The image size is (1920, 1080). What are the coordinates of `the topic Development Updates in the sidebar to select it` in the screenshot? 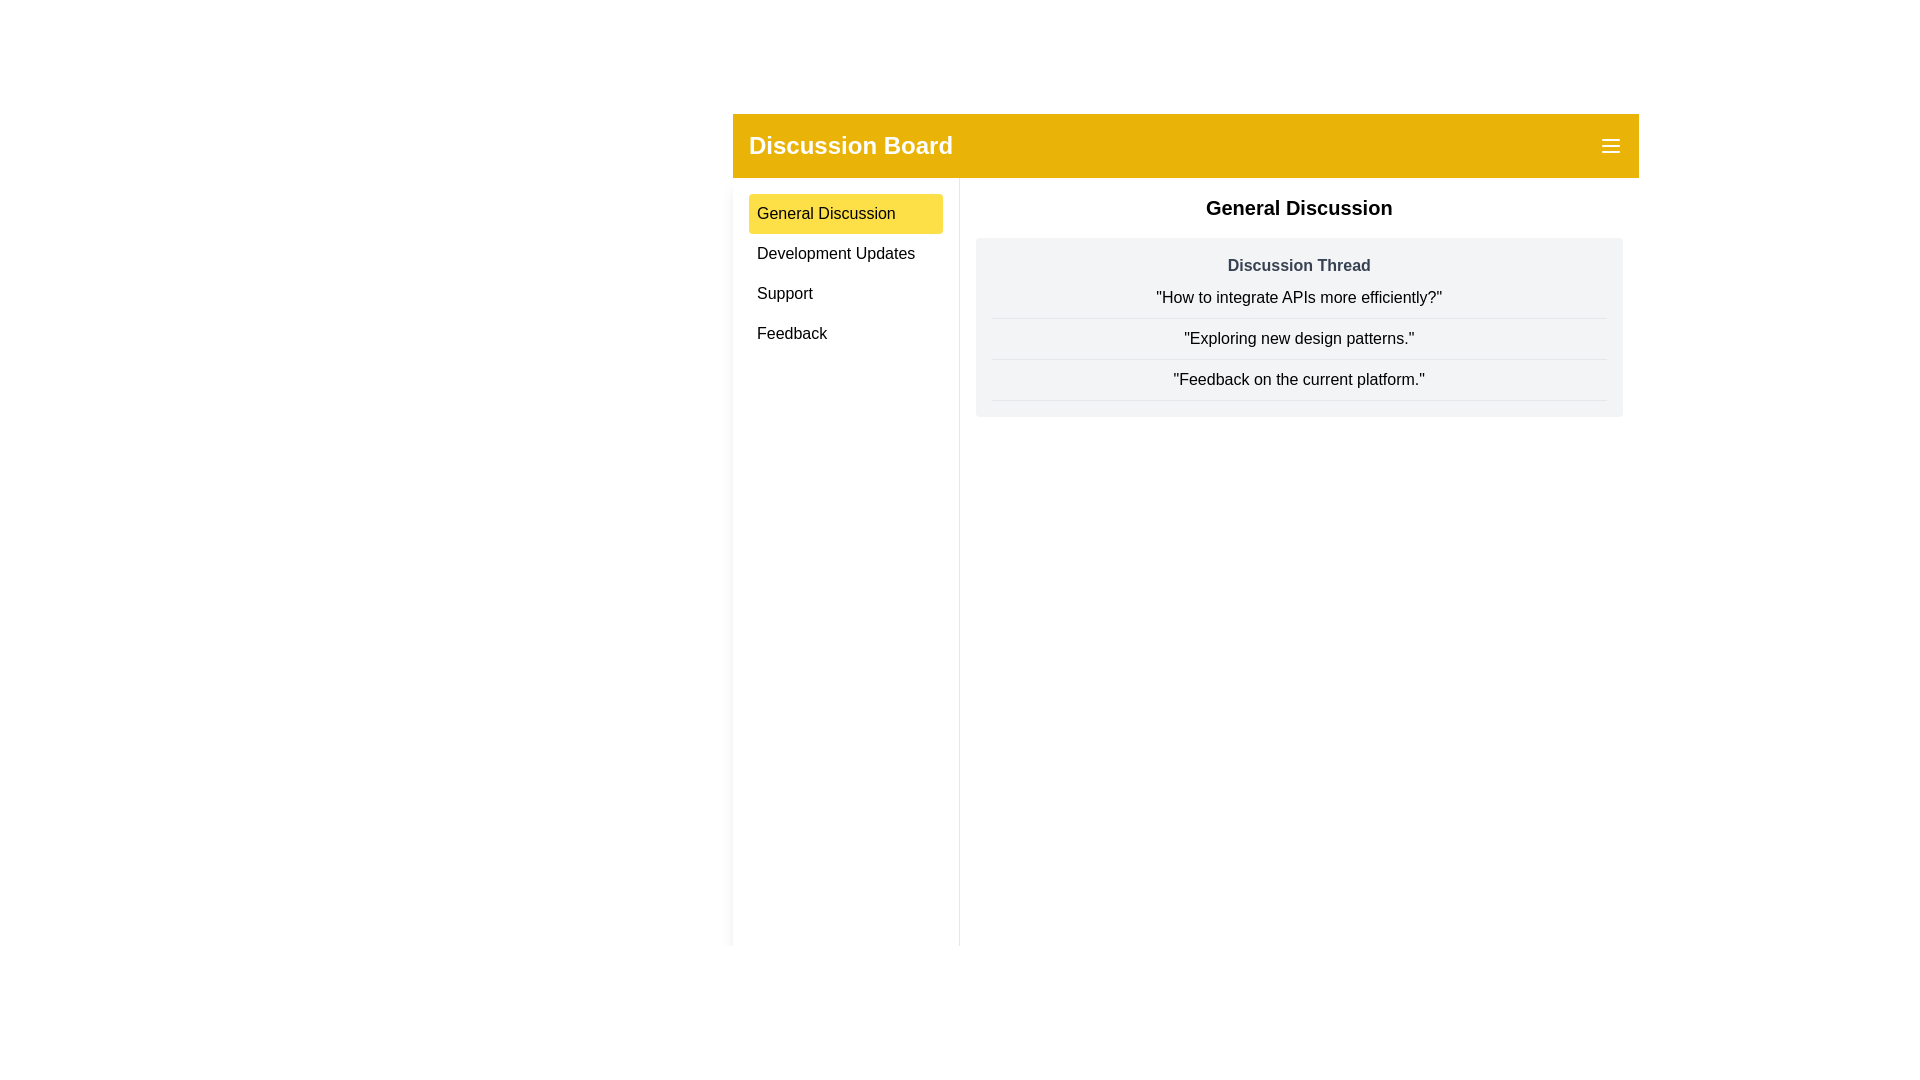 It's located at (845, 253).